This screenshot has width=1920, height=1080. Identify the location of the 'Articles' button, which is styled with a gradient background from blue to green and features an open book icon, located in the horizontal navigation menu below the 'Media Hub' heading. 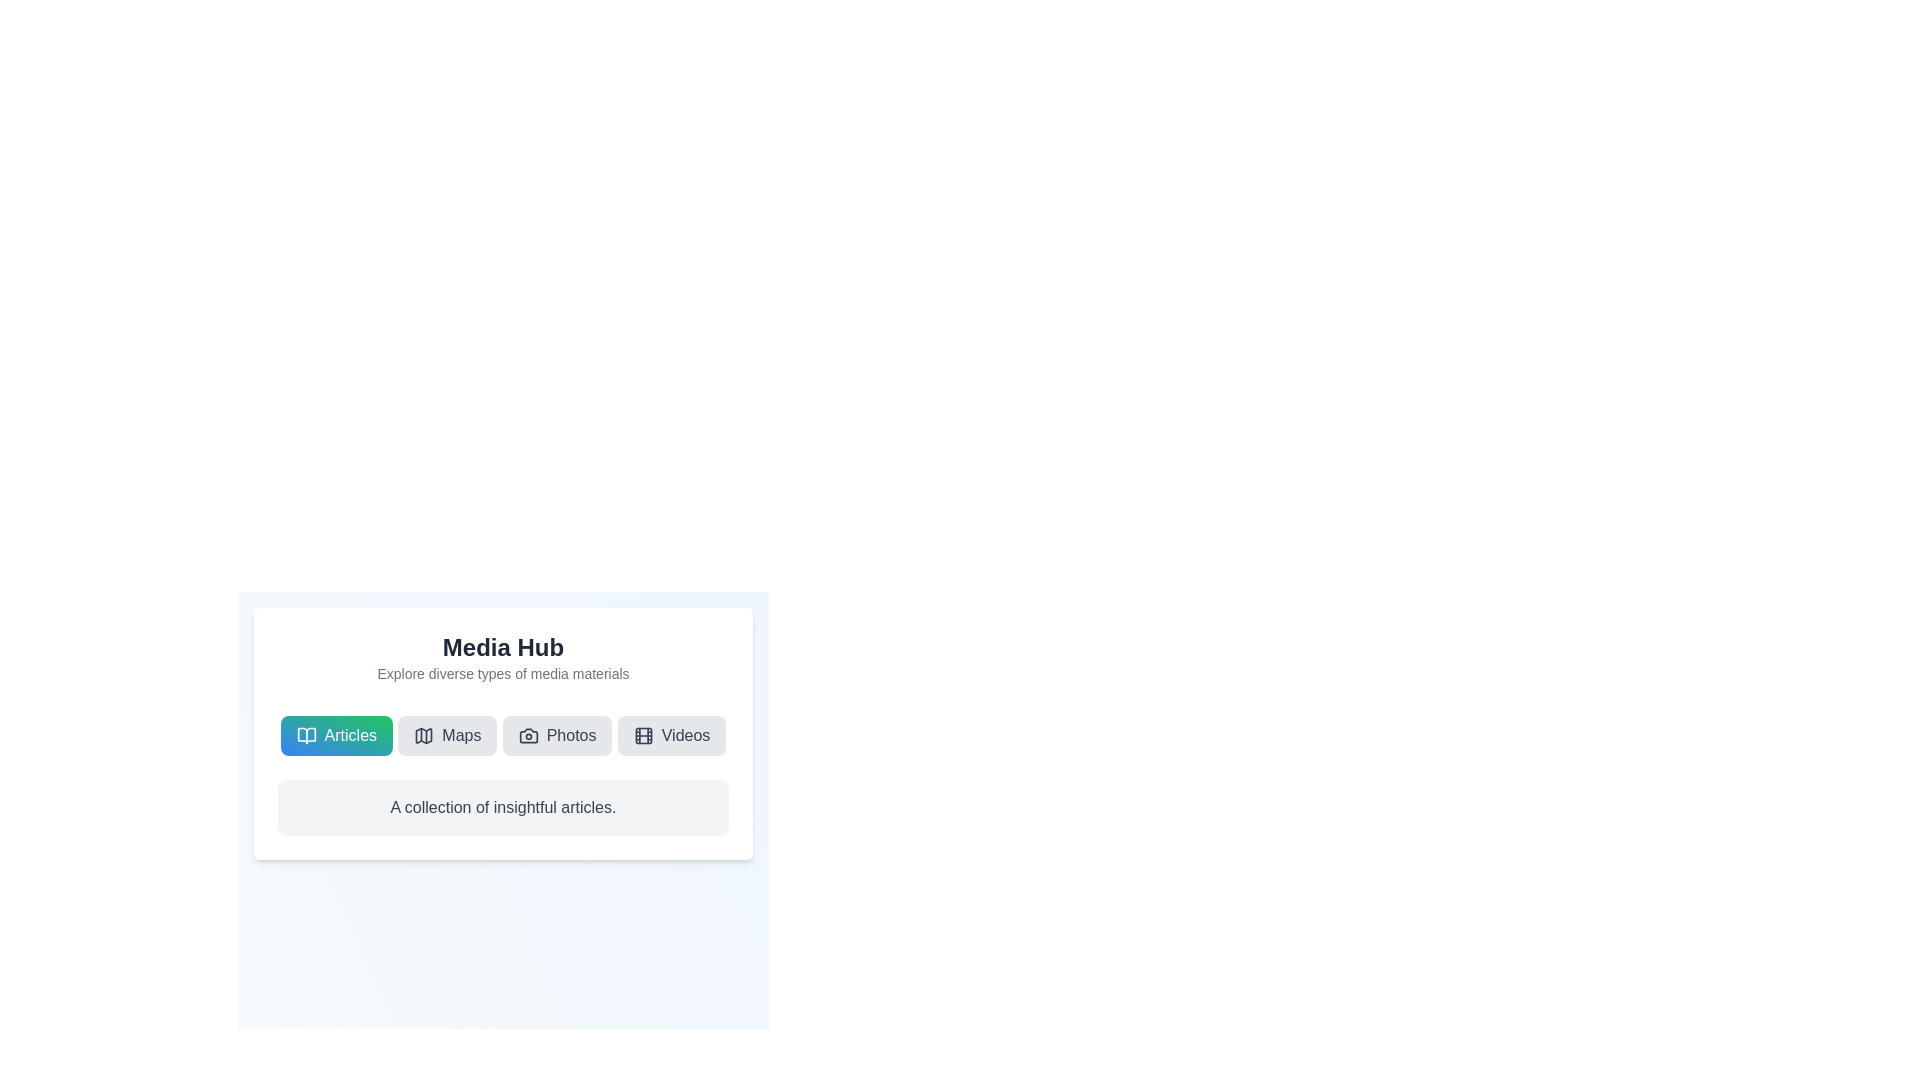
(336, 736).